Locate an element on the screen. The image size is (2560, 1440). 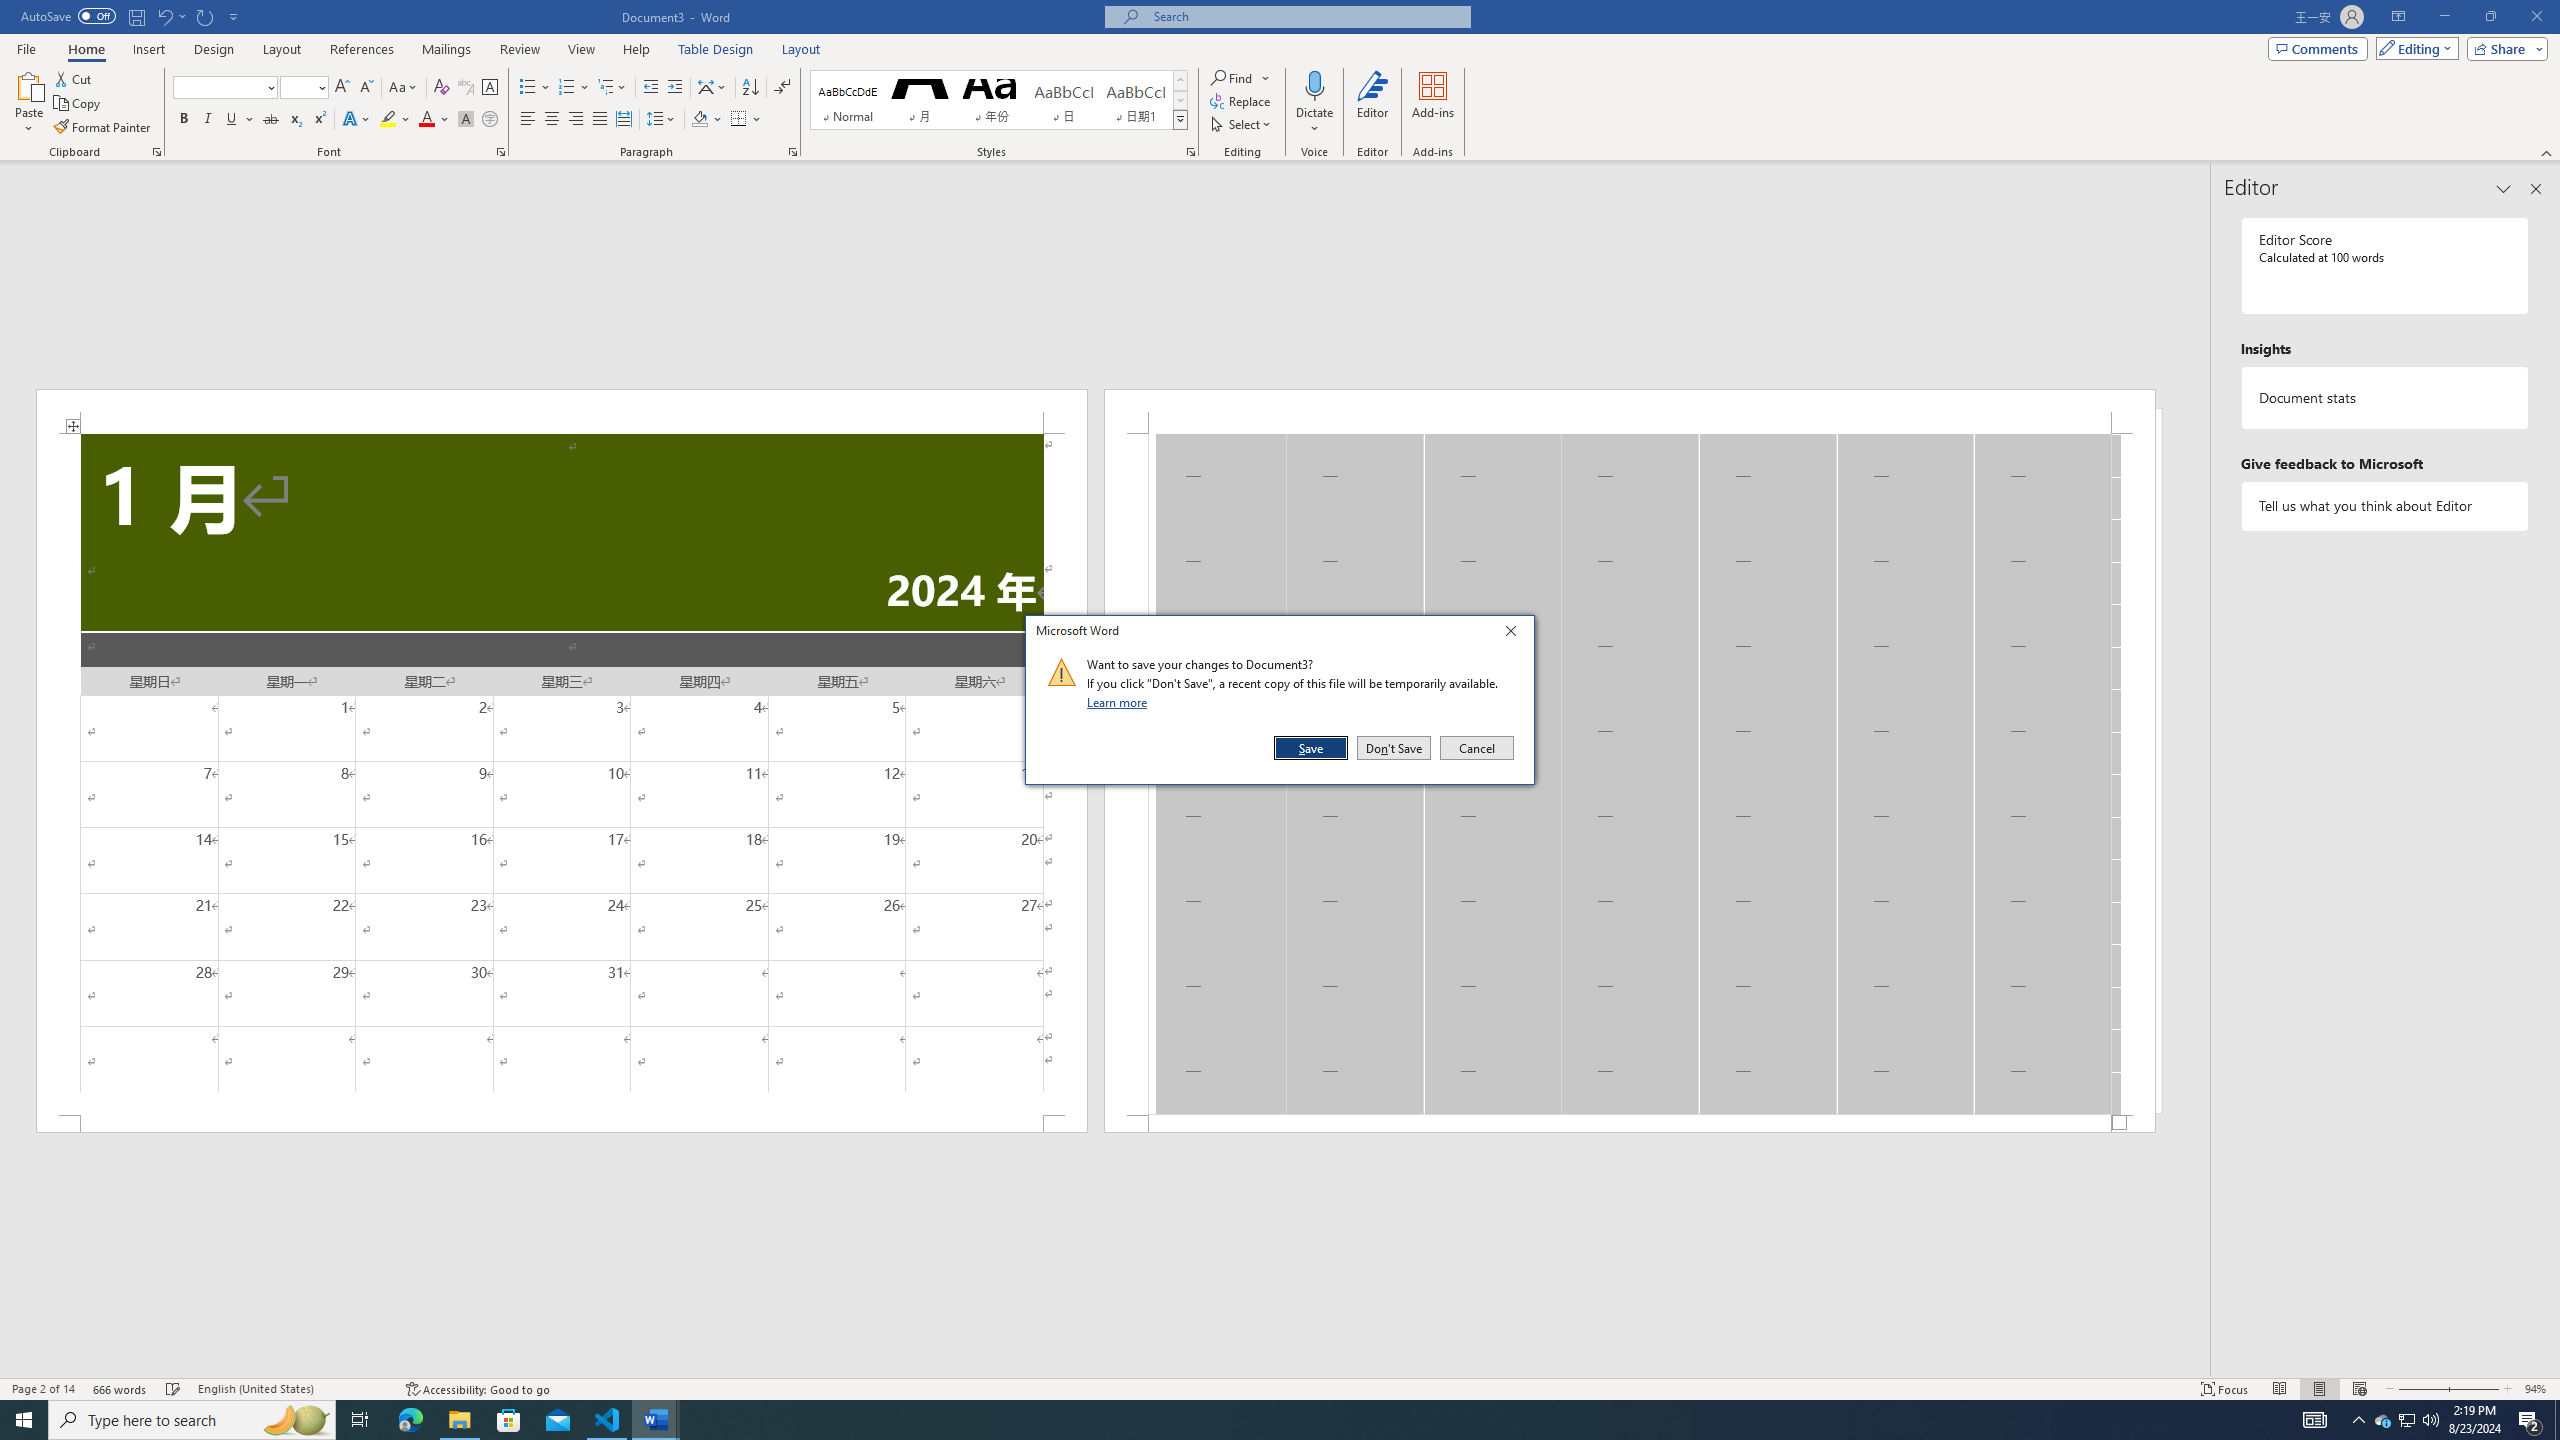
'Subscript' is located at coordinates (294, 118).